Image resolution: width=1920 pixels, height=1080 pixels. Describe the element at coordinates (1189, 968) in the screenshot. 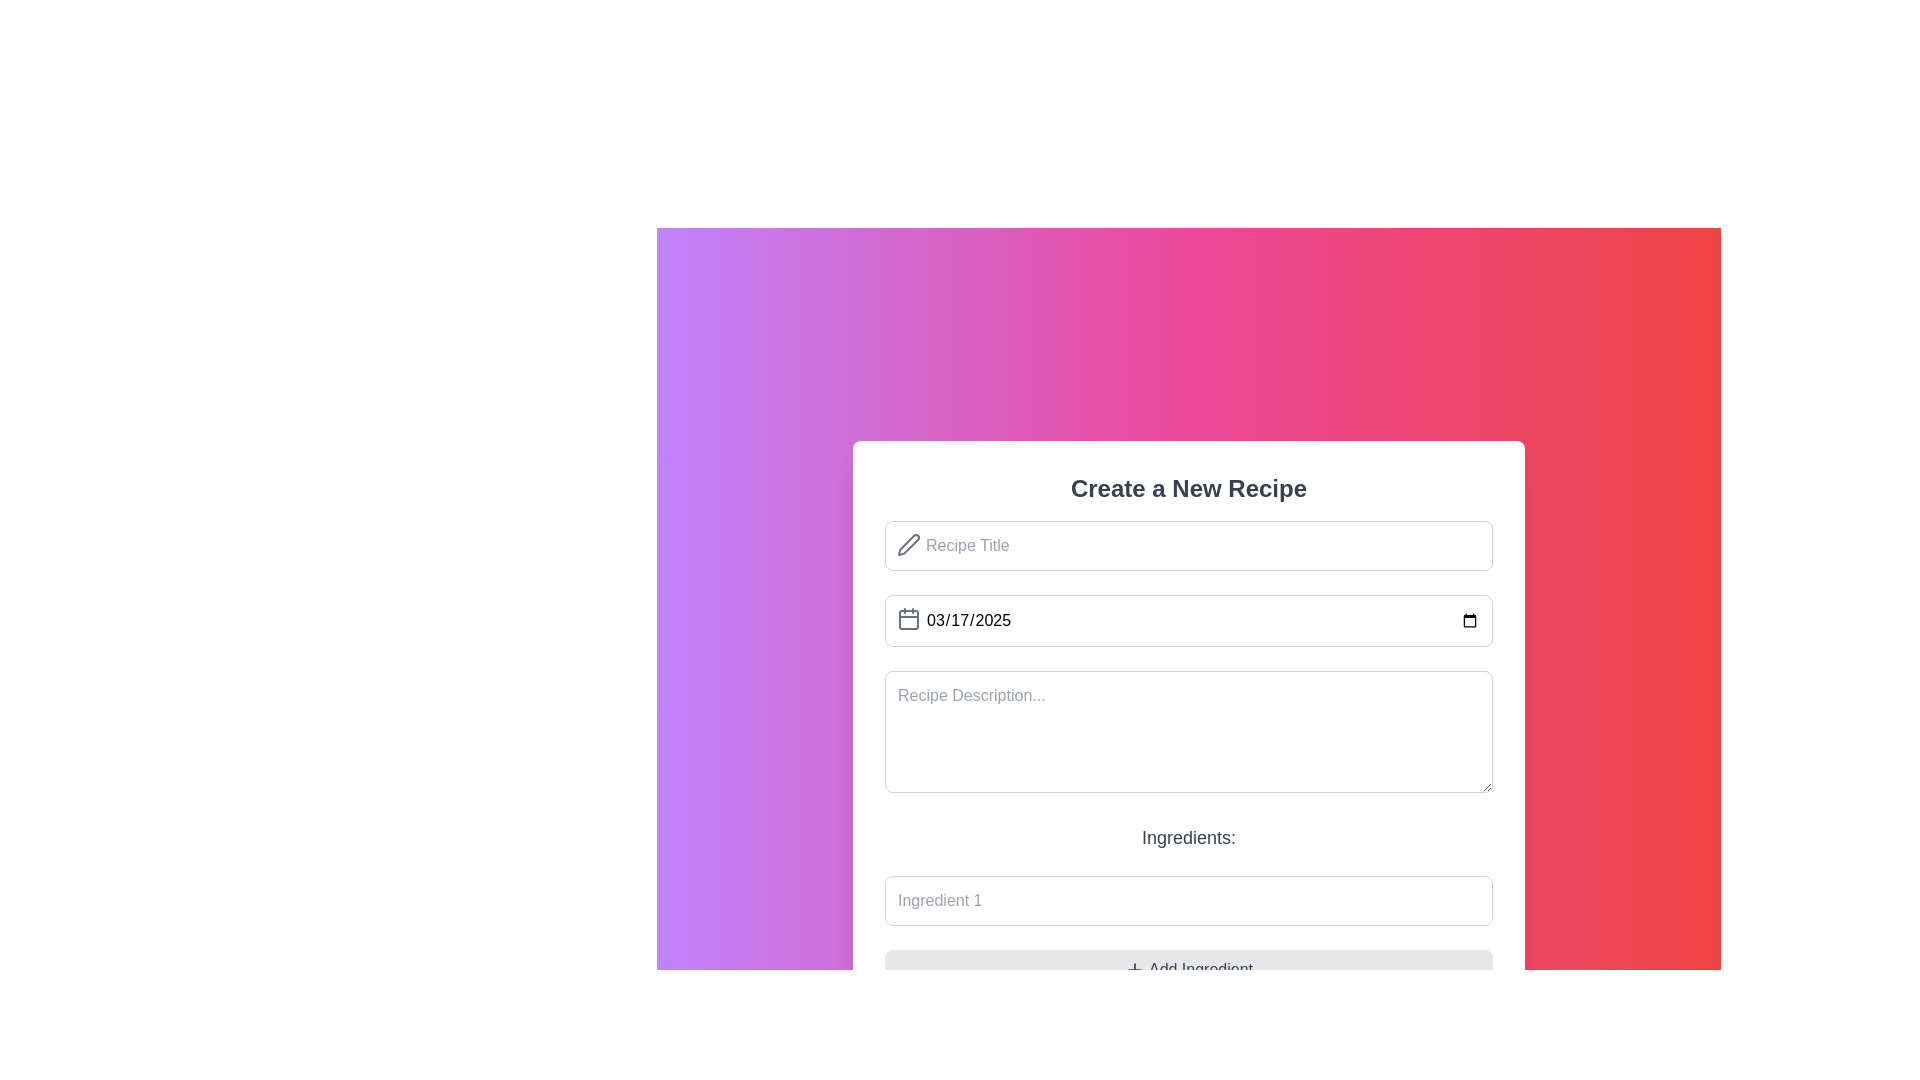

I see `the button` at that location.